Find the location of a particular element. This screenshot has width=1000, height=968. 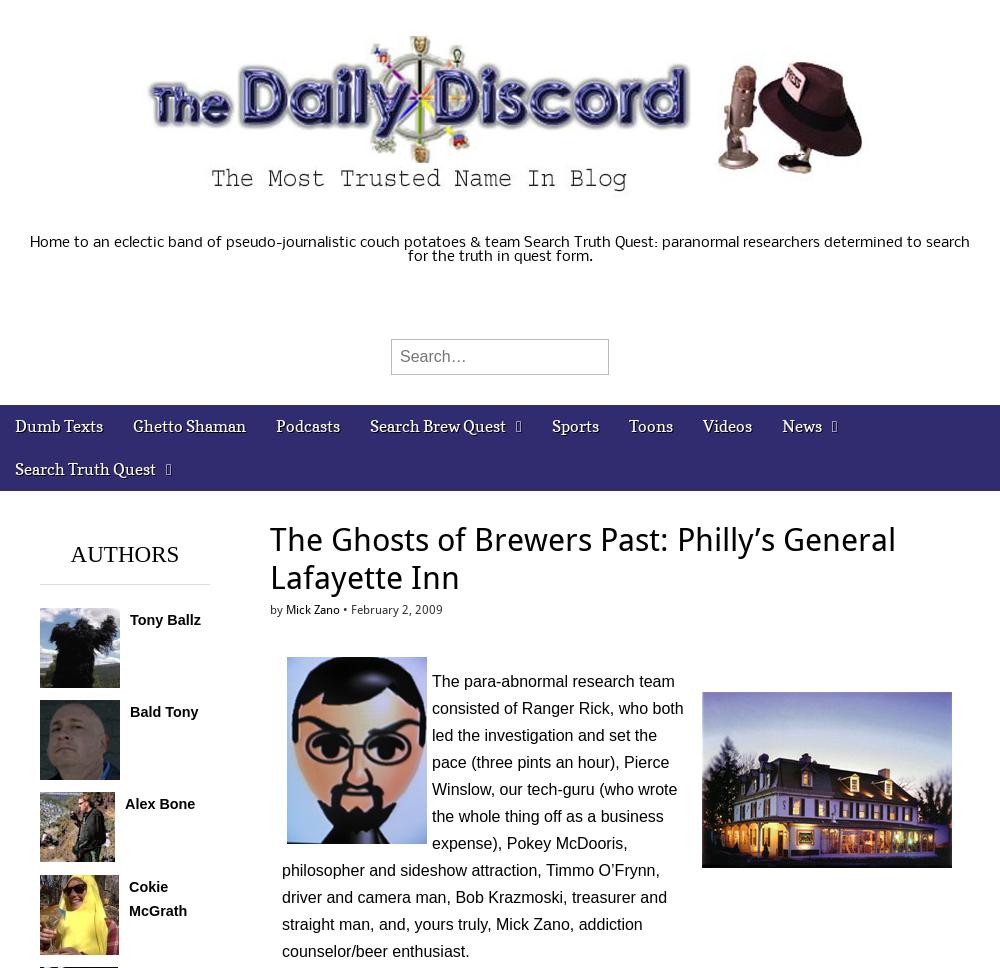

'The Daily Discord' is located at coordinates (71, 300).